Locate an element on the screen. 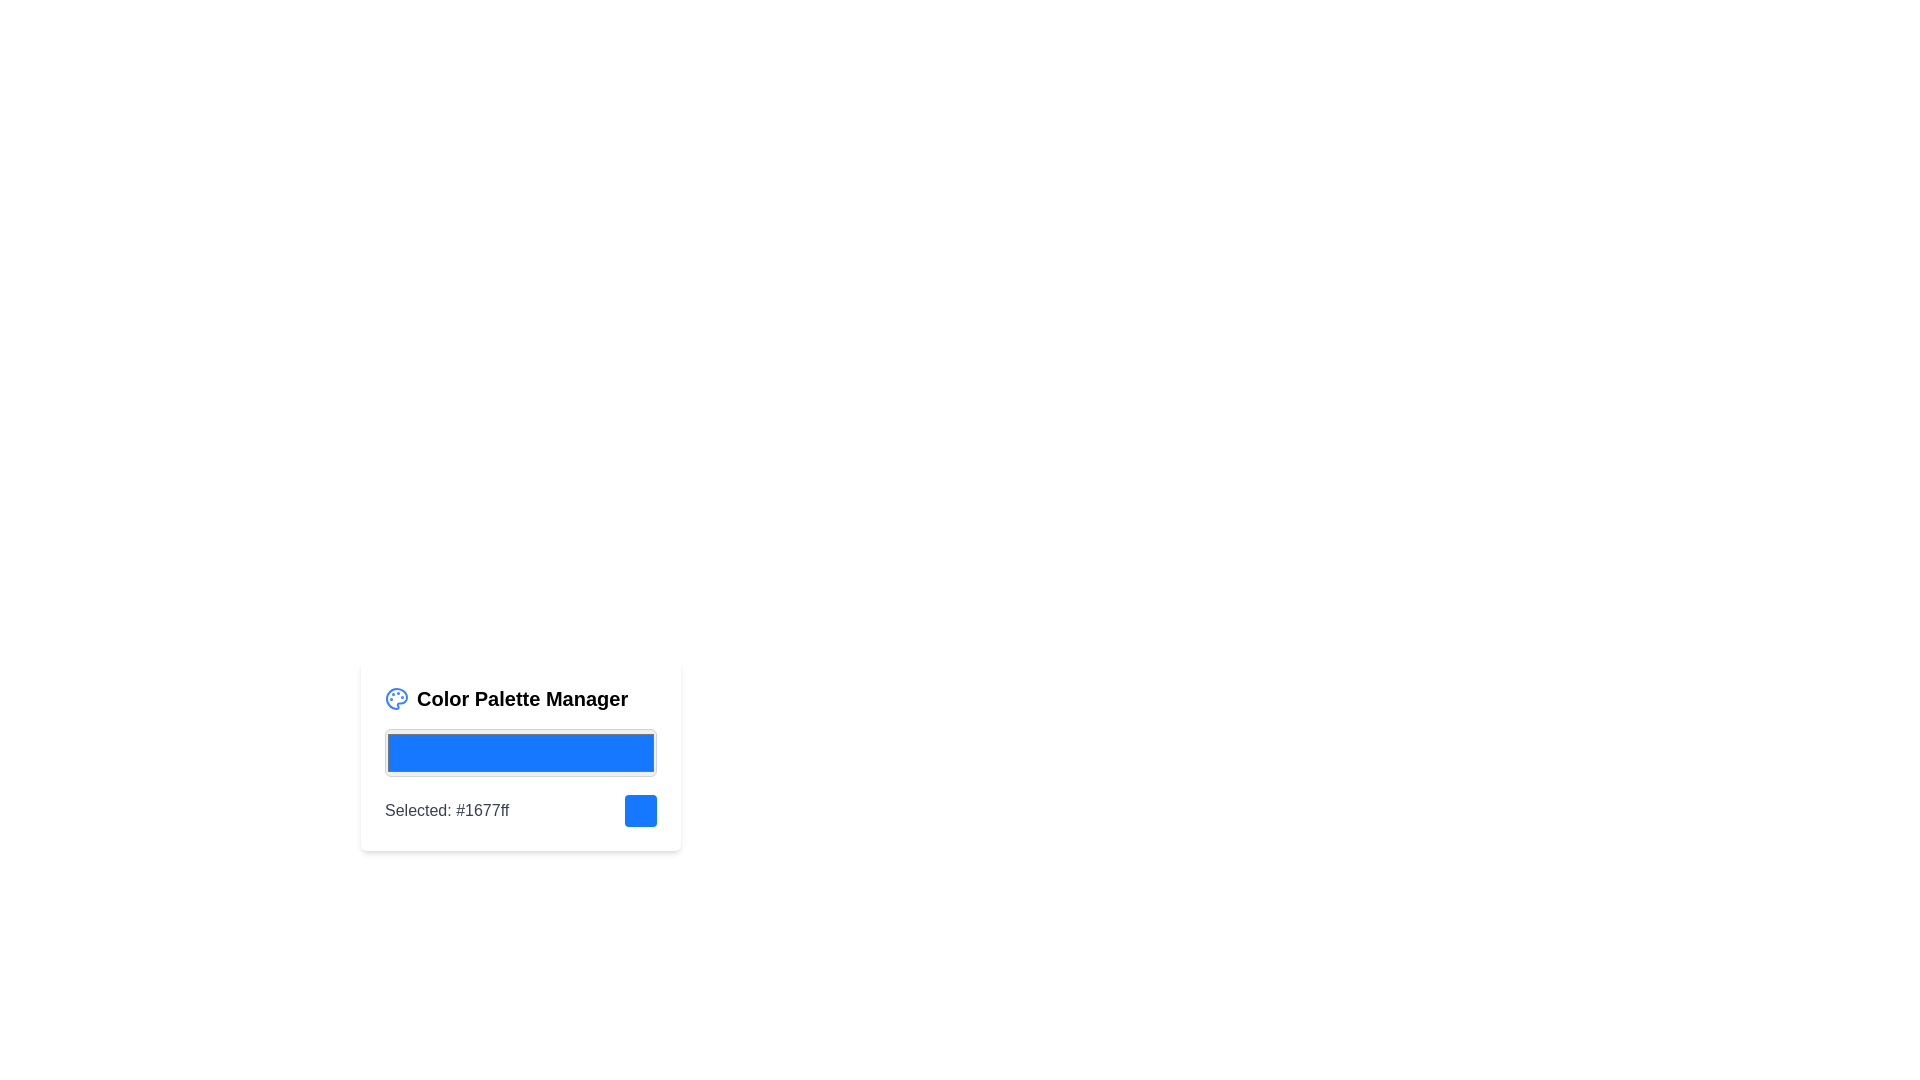 Image resolution: width=1920 pixels, height=1080 pixels. the painter's palette icon, which is a circular blue icon with paint spots, located within the 'Color Palette Manager' component is located at coordinates (397, 697).